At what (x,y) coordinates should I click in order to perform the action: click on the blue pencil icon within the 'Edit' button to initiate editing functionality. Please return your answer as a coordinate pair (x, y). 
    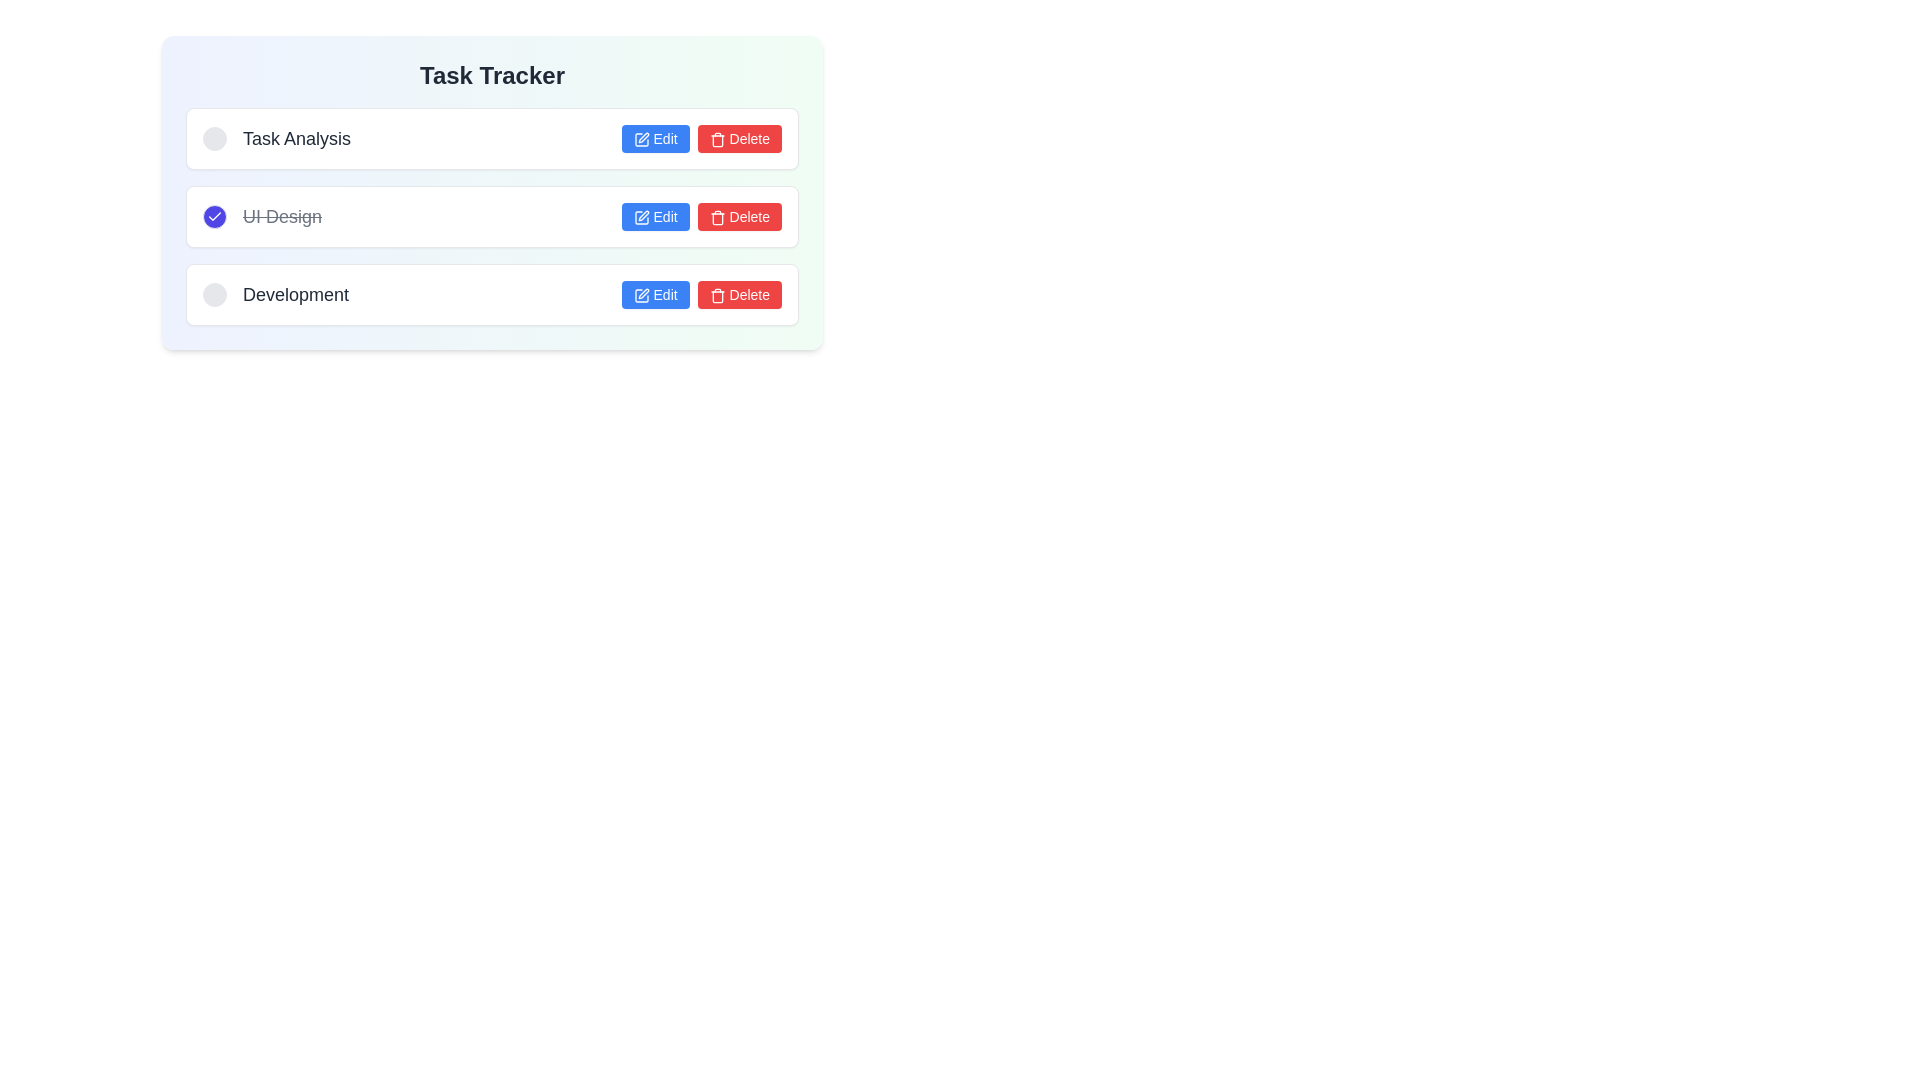
    Looking at the image, I should click on (641, 296).